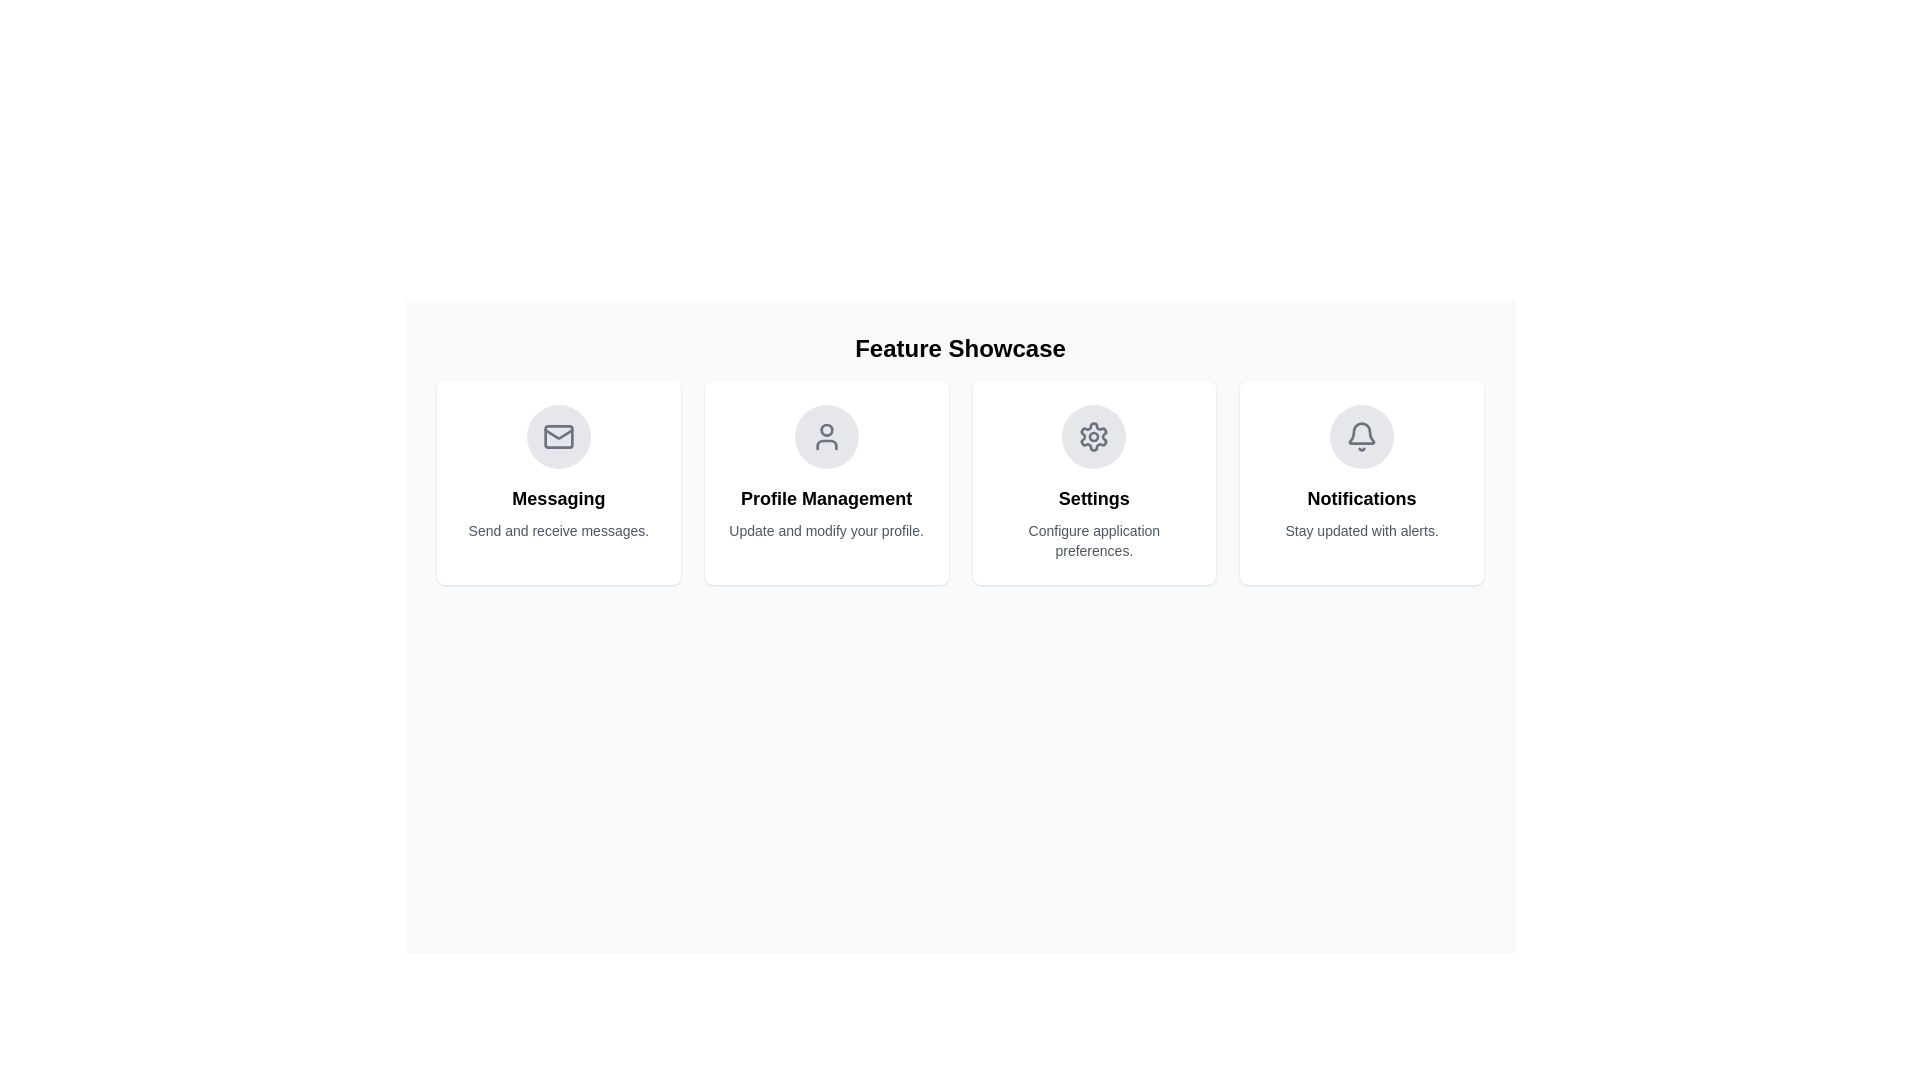 The height and width of the screenshot is (1080, 1920). Describe the element at coordinates (558, 433) in the screenshot. I see `SVG properties of the triangular portion of the mail envelope icon located within the 'Messaging' feature card` at that location.